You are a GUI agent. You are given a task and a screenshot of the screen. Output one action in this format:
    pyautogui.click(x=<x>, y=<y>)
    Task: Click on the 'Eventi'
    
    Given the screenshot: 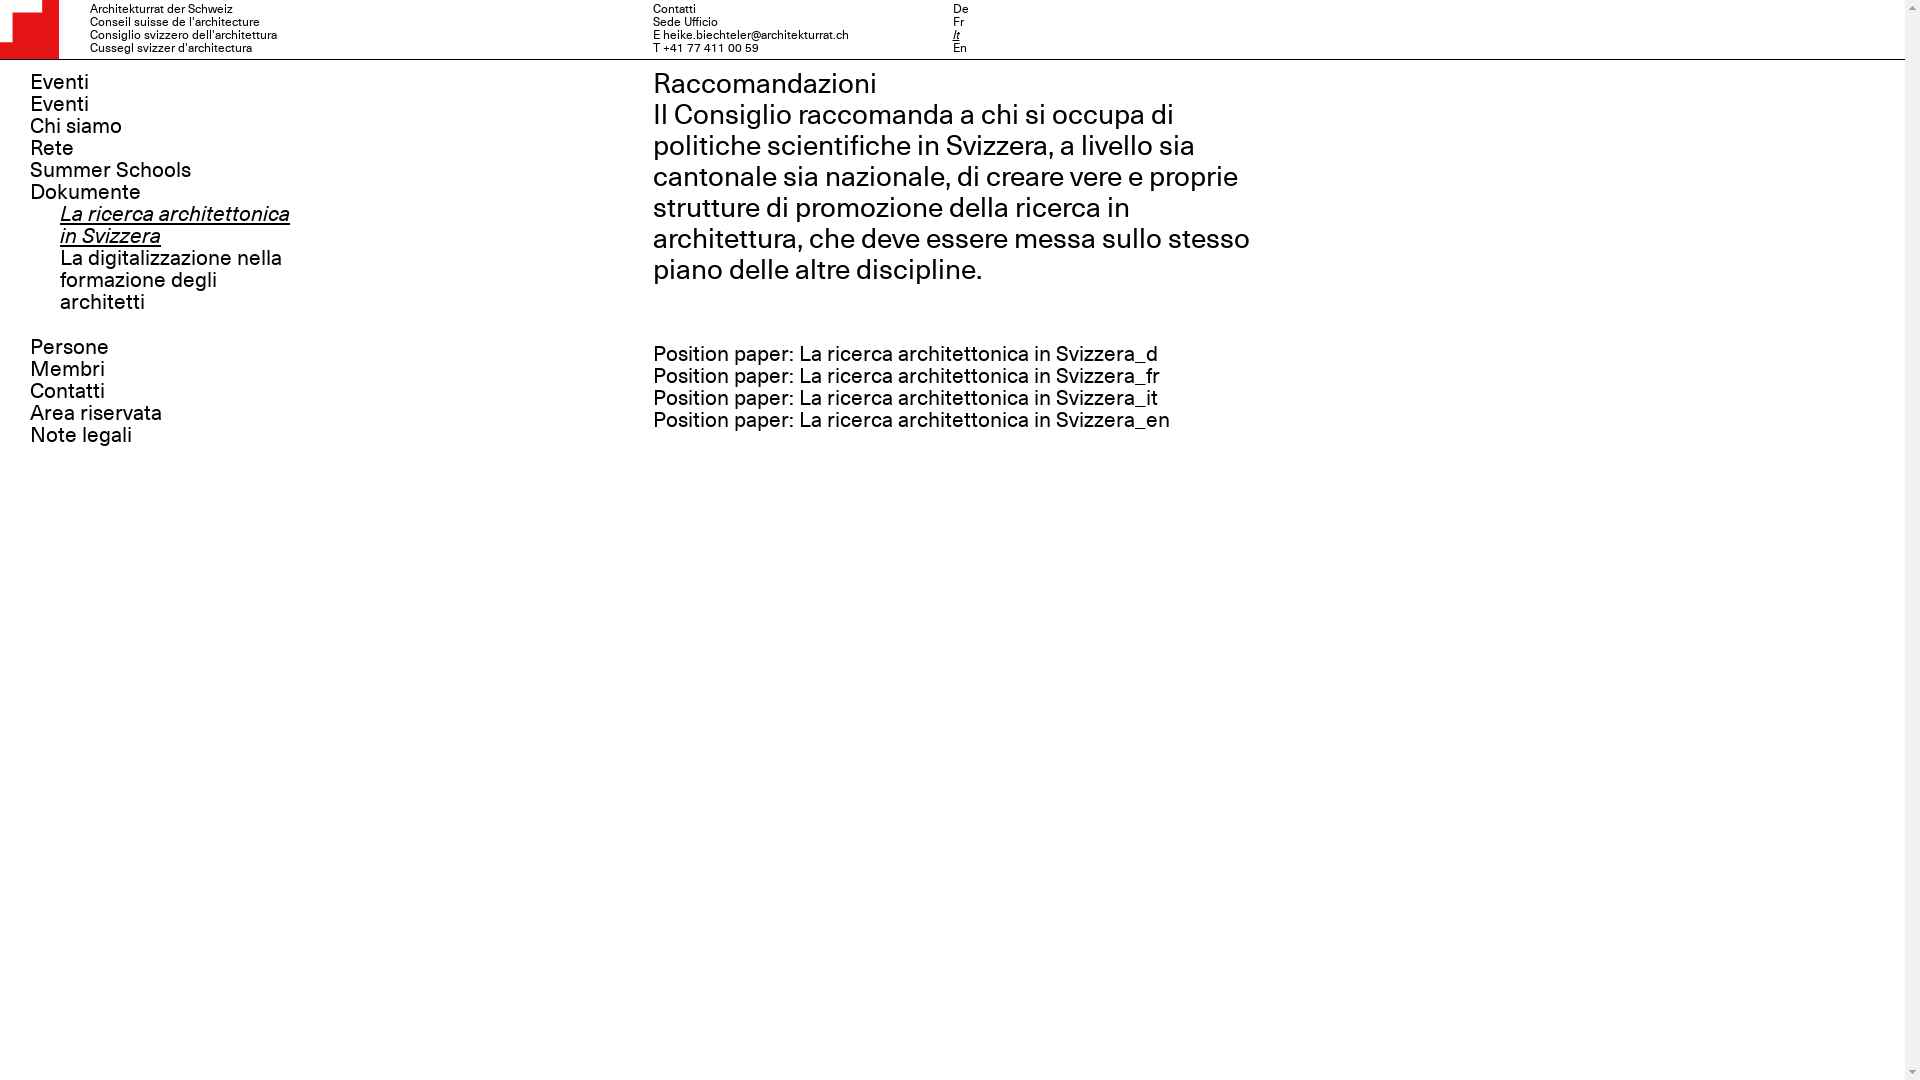 What is the action you would take?
    pyautogui.click(x=59, y=104)
    